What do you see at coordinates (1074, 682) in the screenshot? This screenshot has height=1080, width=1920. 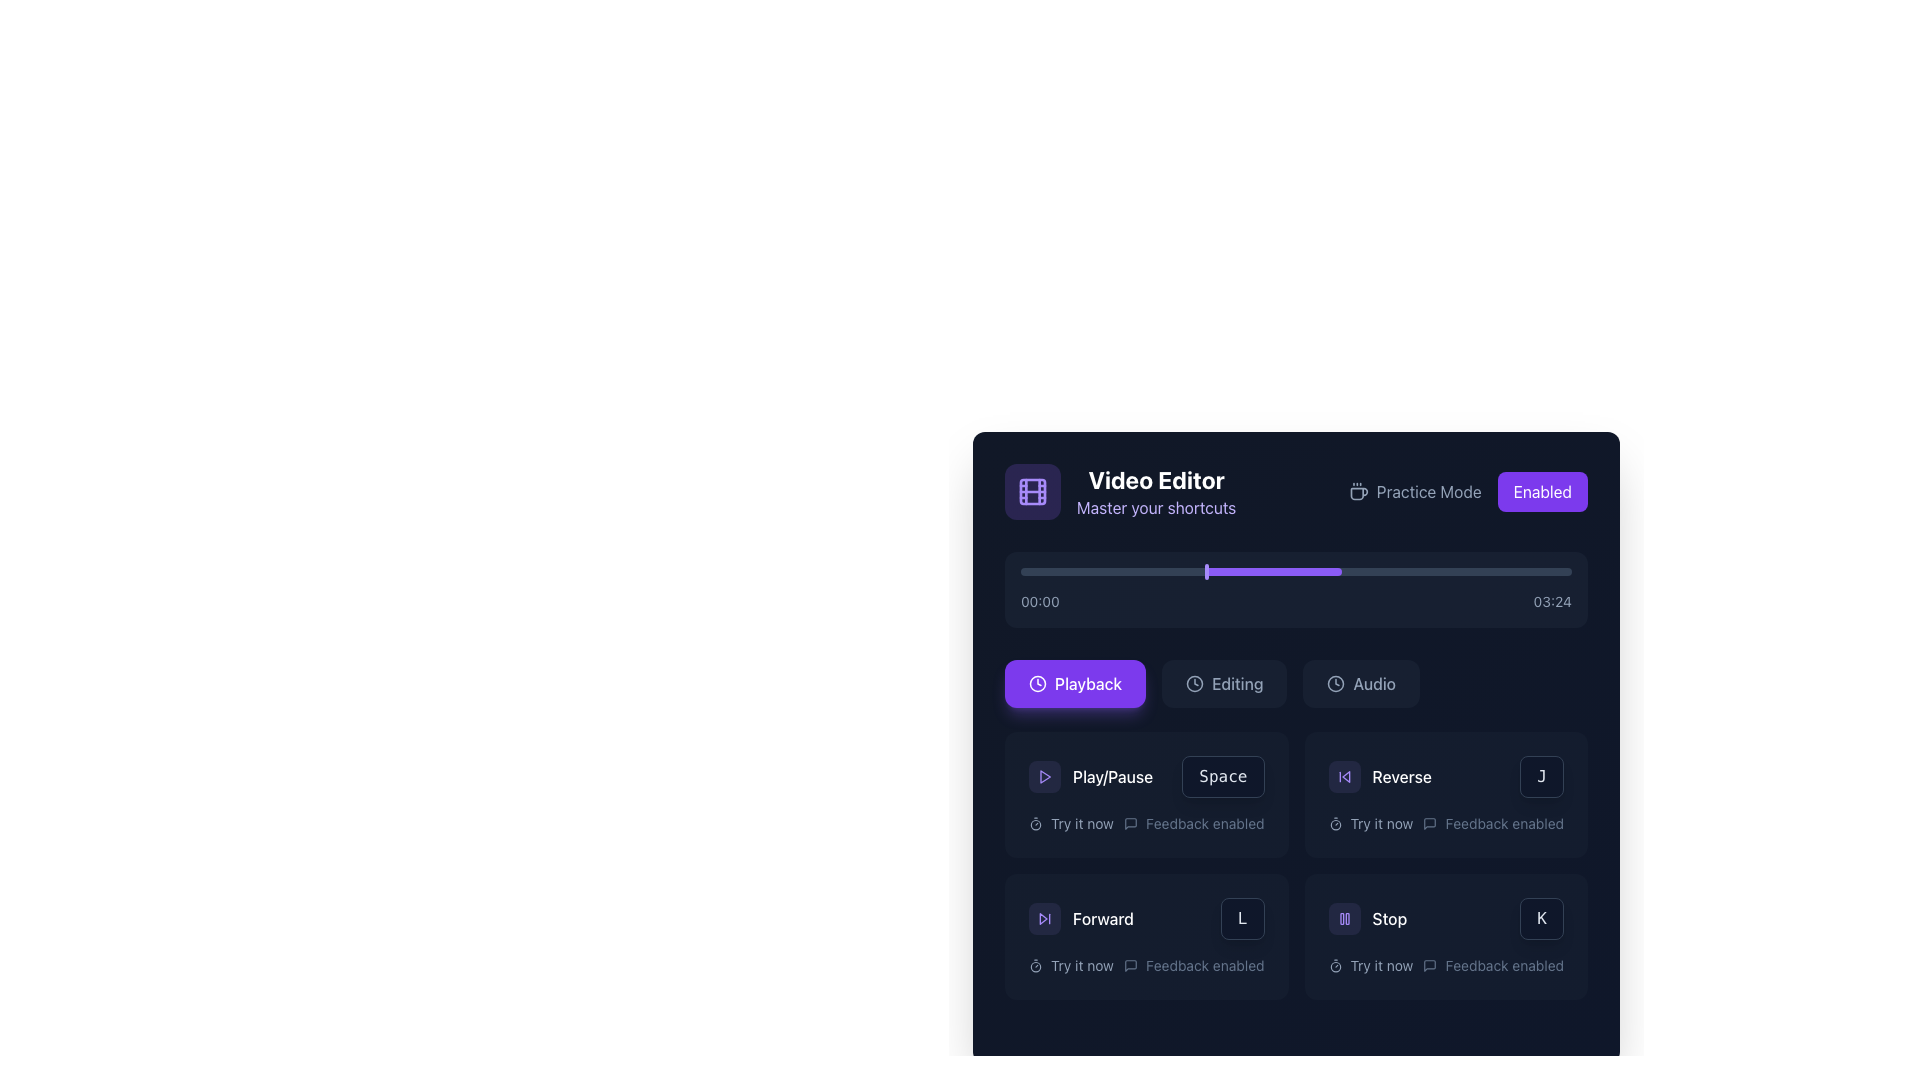 I see `the 'Playback' button with a clock icon, which is a vibrant violet rounded rectangular button located in the lower section of the 'Video Editor' interface` at bounding box center [1074, 682].